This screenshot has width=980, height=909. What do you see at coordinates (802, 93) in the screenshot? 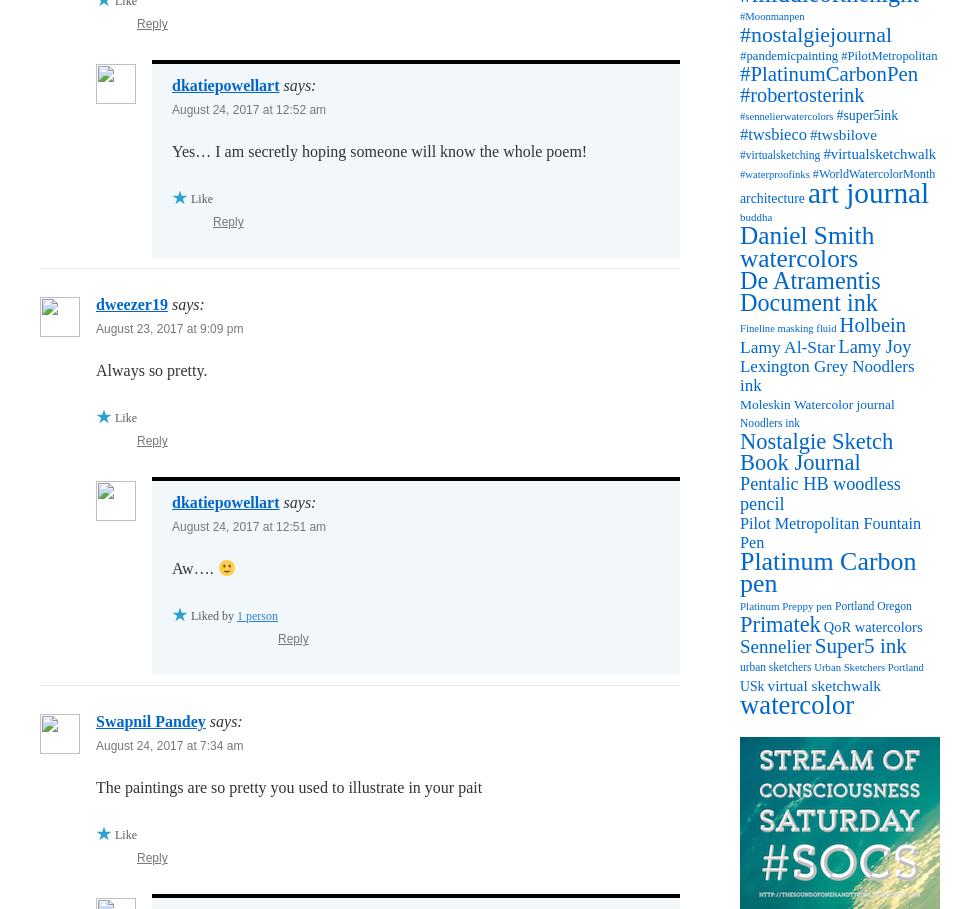
I see `'#robertosterink'` at bounding box center [802, 93].